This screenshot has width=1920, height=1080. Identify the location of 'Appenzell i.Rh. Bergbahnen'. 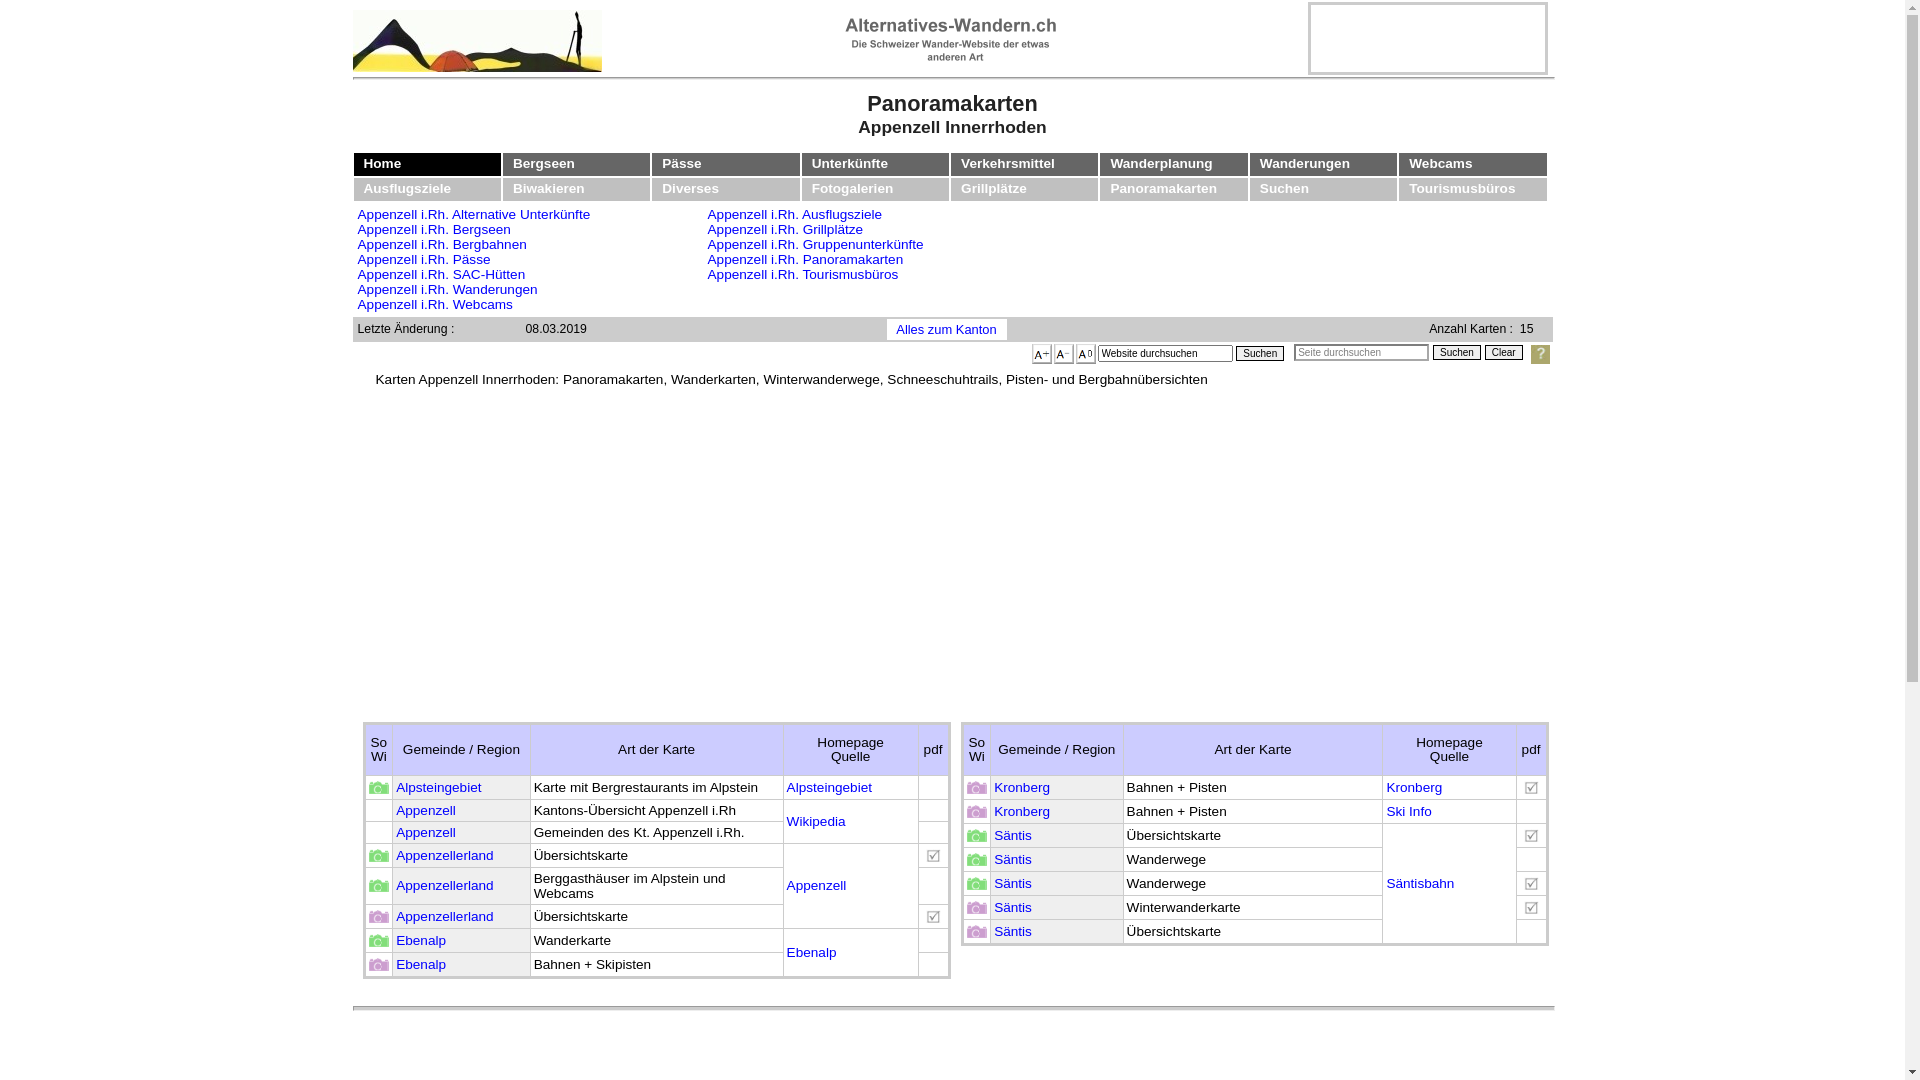
(441, 243).